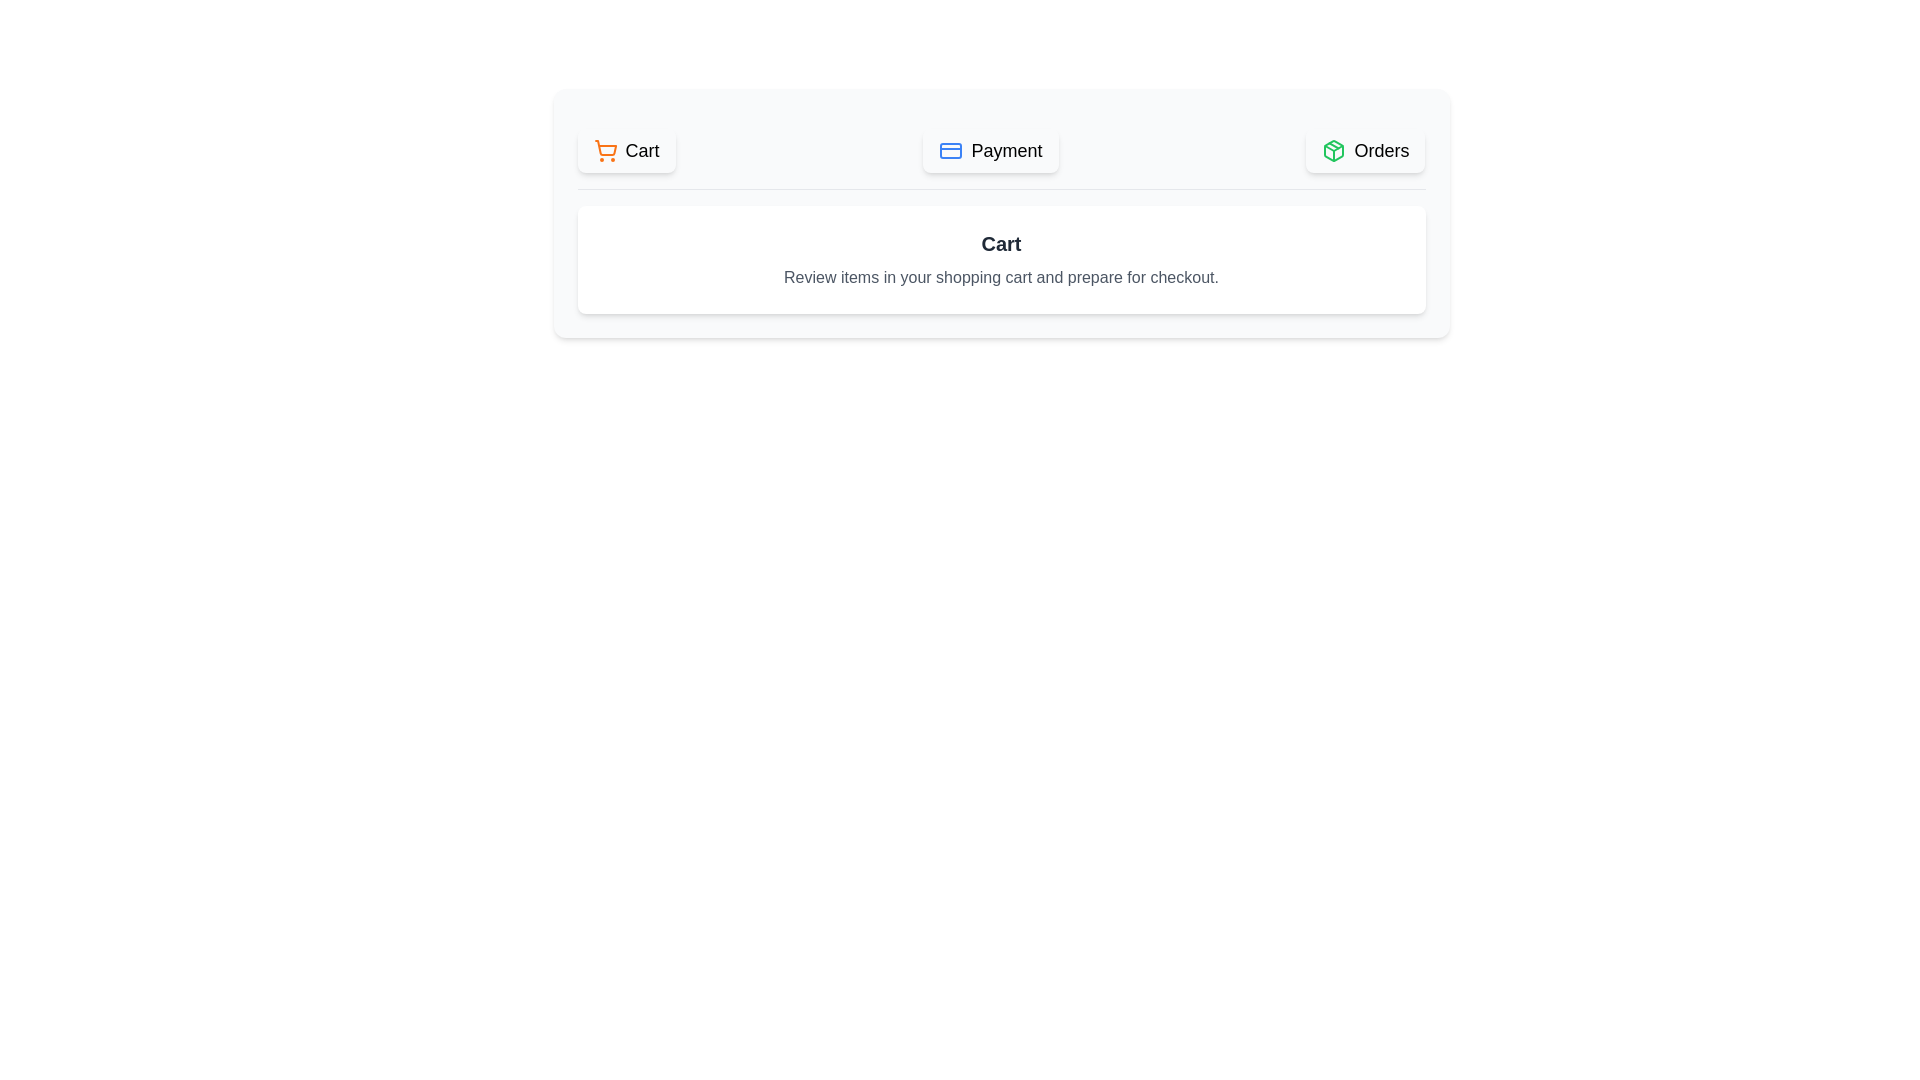  Describe the element at coordinates (625, 149) in the screenshot. I see `the Cart tab to activate it` at that location.